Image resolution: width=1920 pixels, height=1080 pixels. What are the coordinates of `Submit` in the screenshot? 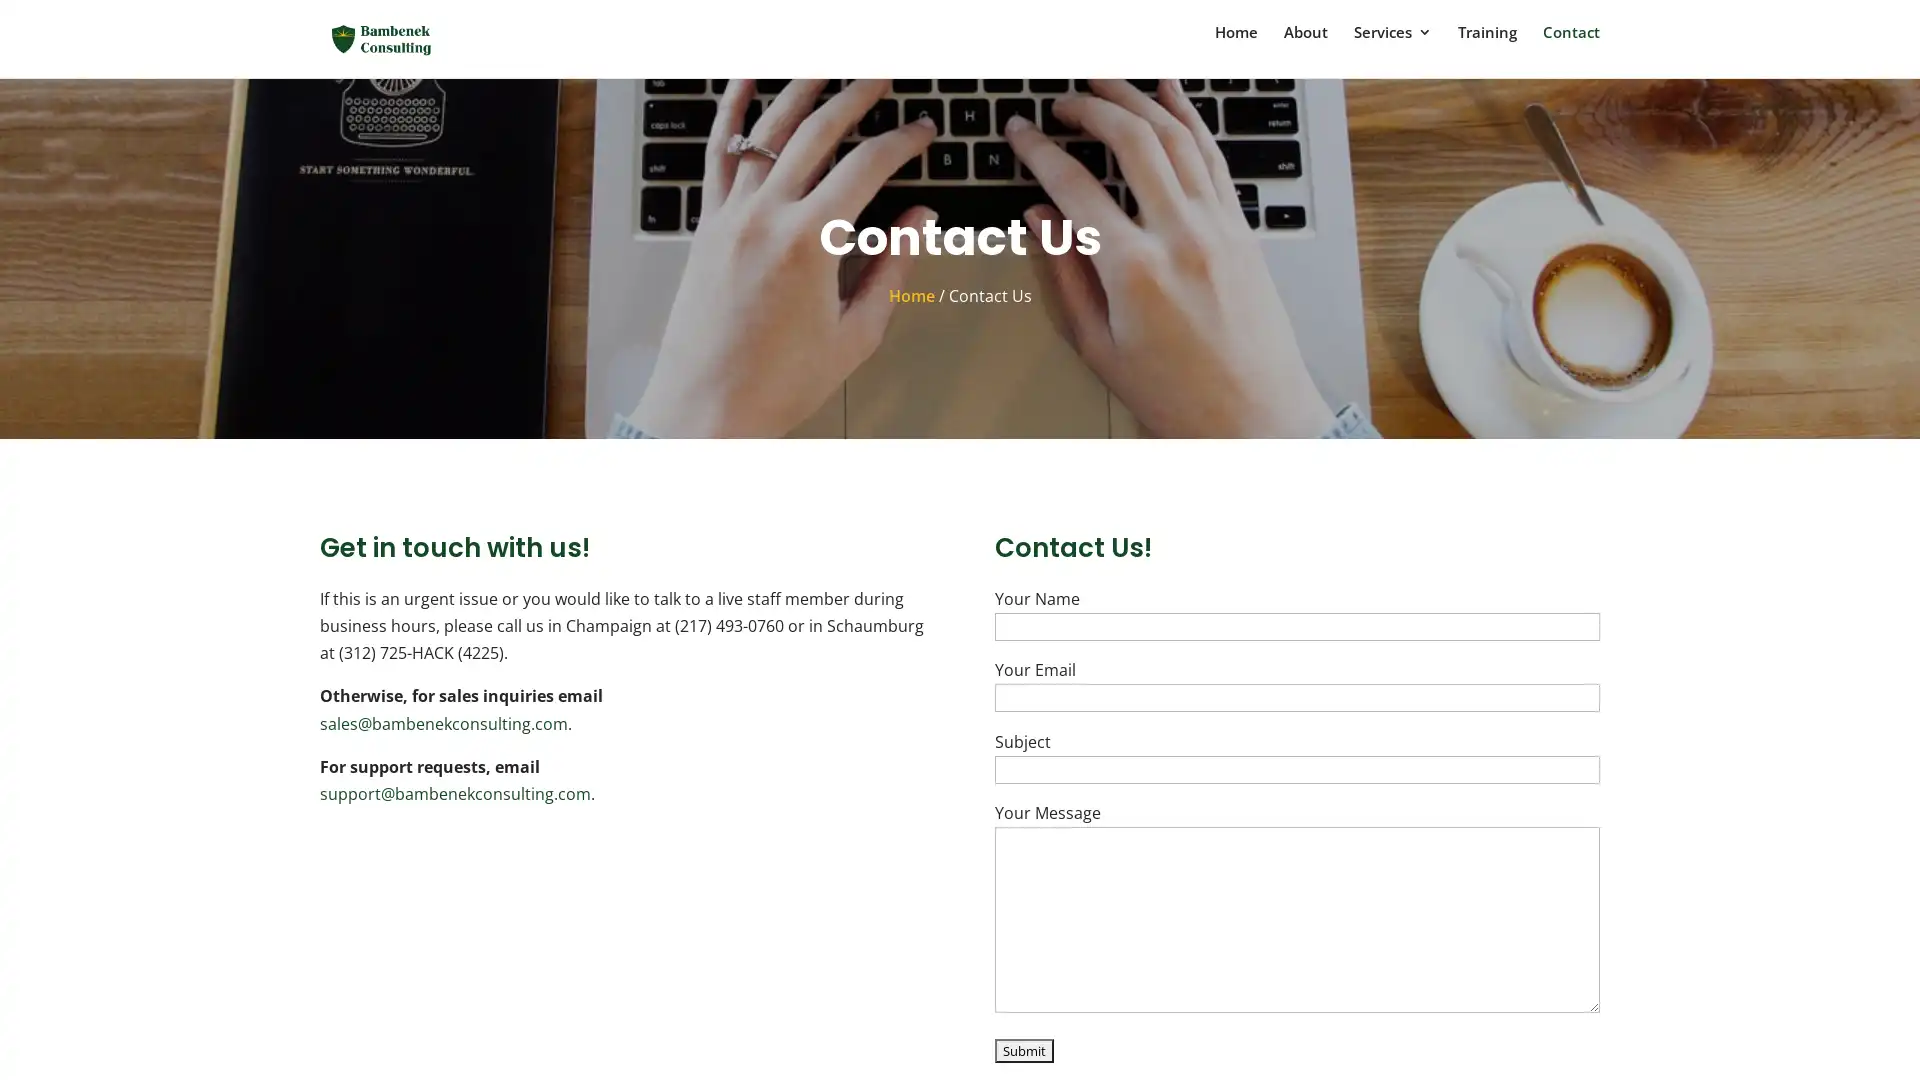 It's located at (1024, 1052).